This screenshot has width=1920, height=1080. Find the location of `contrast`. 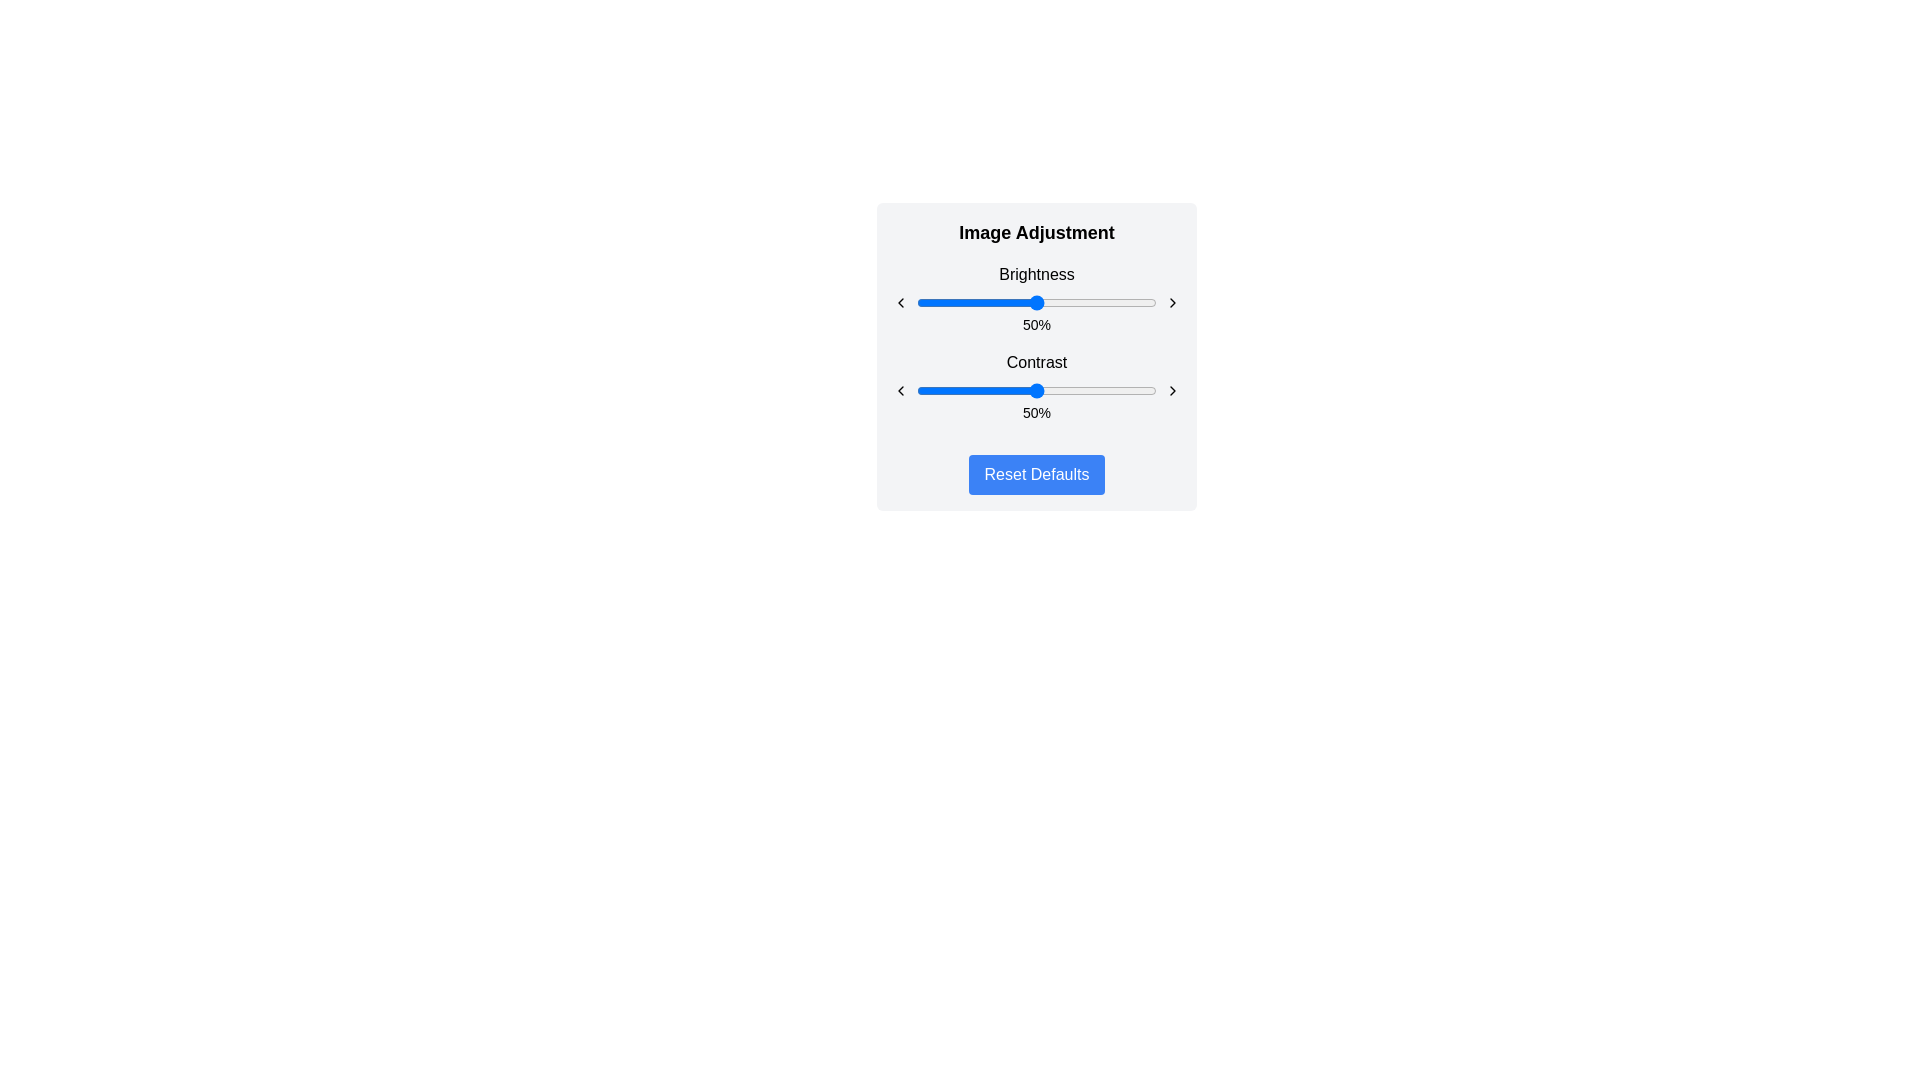

contrast is located at coordinates (1029, 390).